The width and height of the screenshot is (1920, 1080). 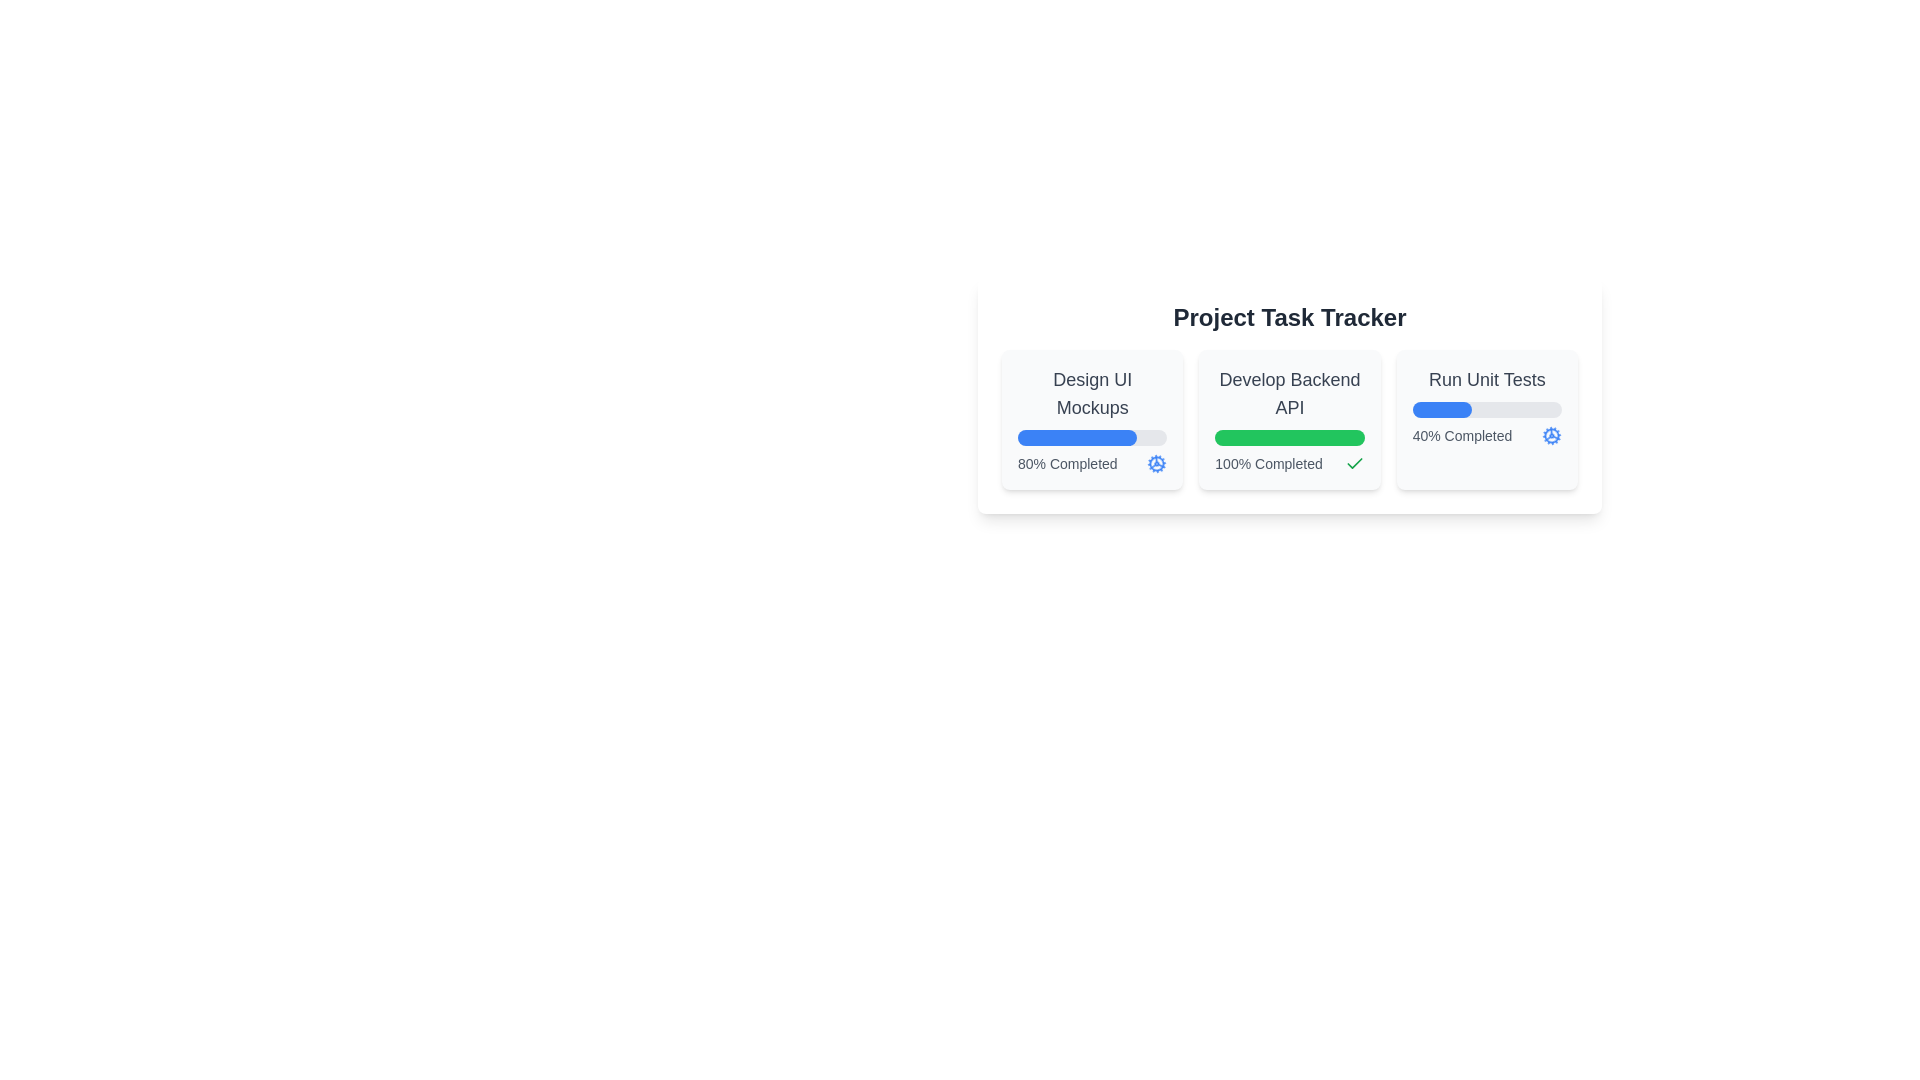 What do you see at coordinates (1091, 437) in the screenshot?
I see `the progress bar that visually represents the completion status of a task, shown as 80%, located inside the 'Design UI Mockups' card on the left of a group of three cards in the main interface` at bounding box center [1091, 437].